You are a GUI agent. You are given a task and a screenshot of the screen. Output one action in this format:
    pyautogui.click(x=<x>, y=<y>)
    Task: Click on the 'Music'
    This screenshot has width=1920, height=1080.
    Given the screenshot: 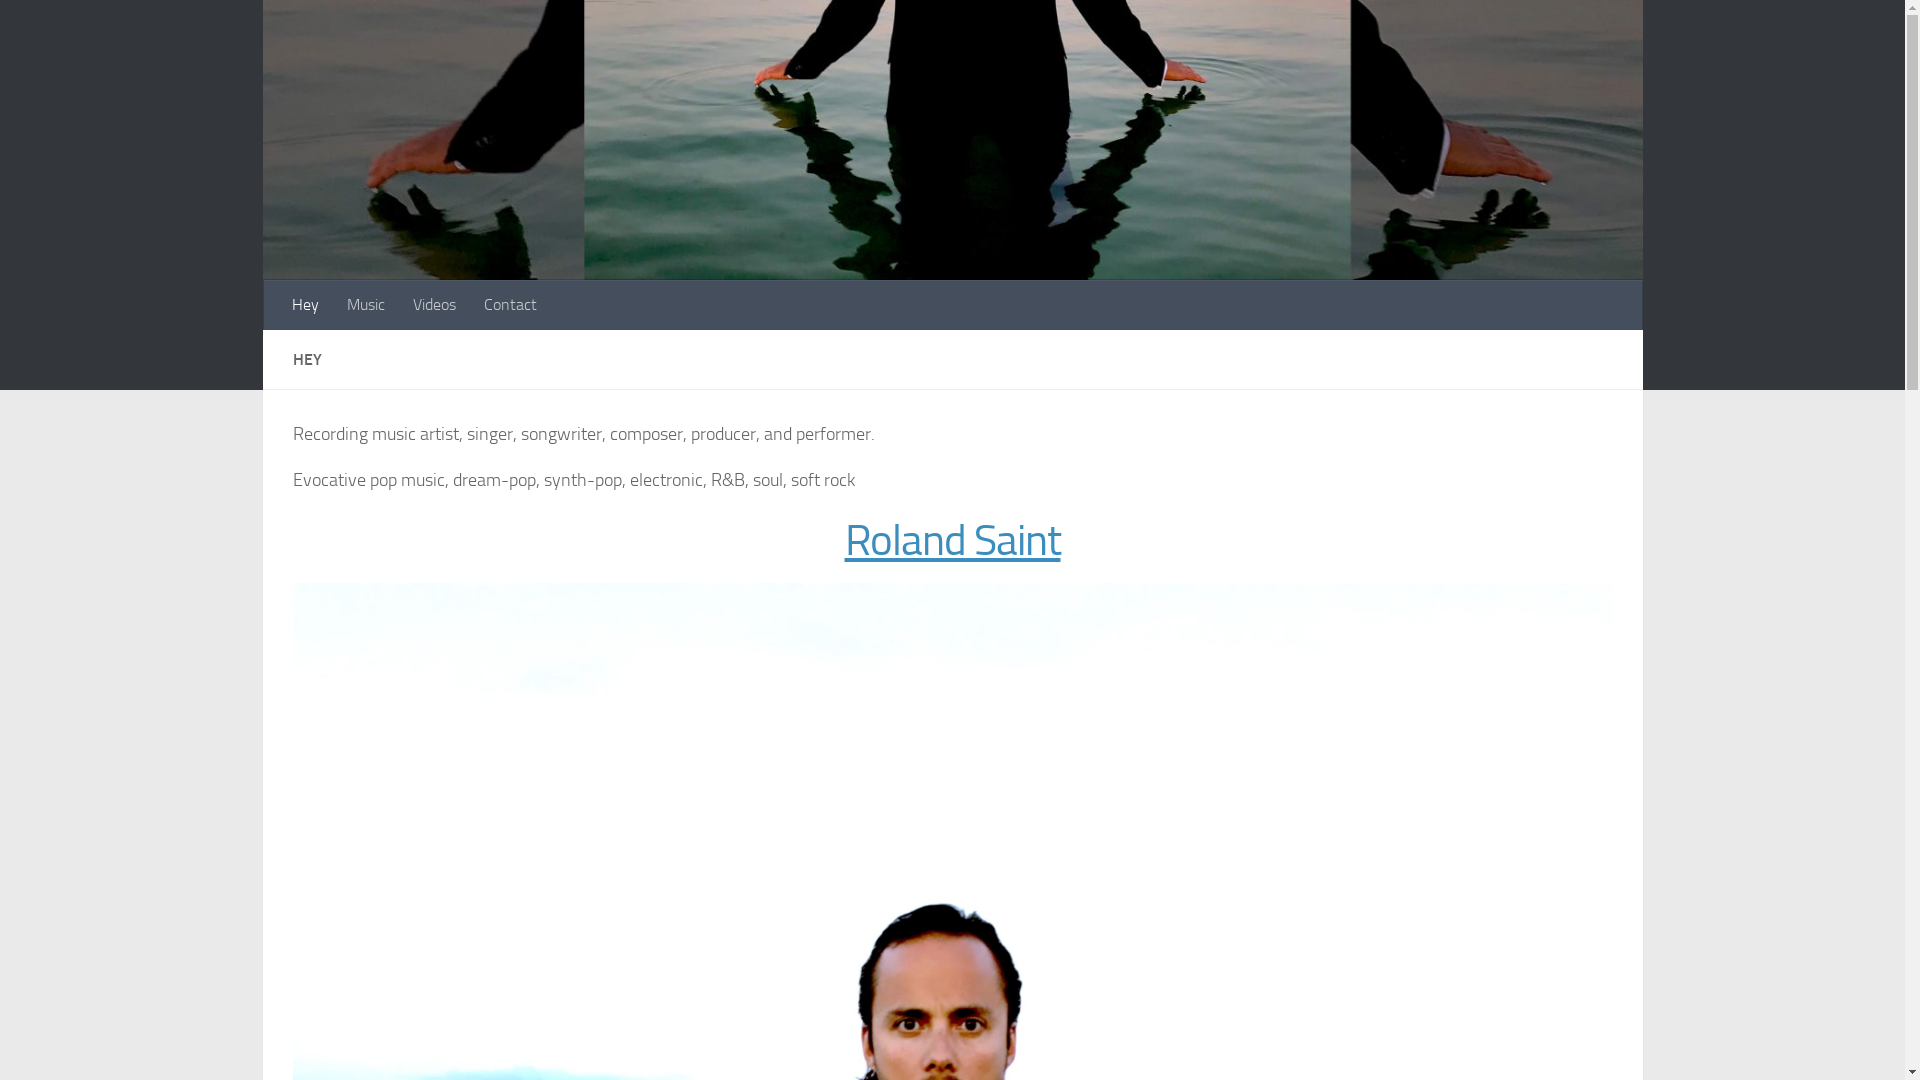 What is the action you would take?
    pyautogui.click(x=364, y=304)
    